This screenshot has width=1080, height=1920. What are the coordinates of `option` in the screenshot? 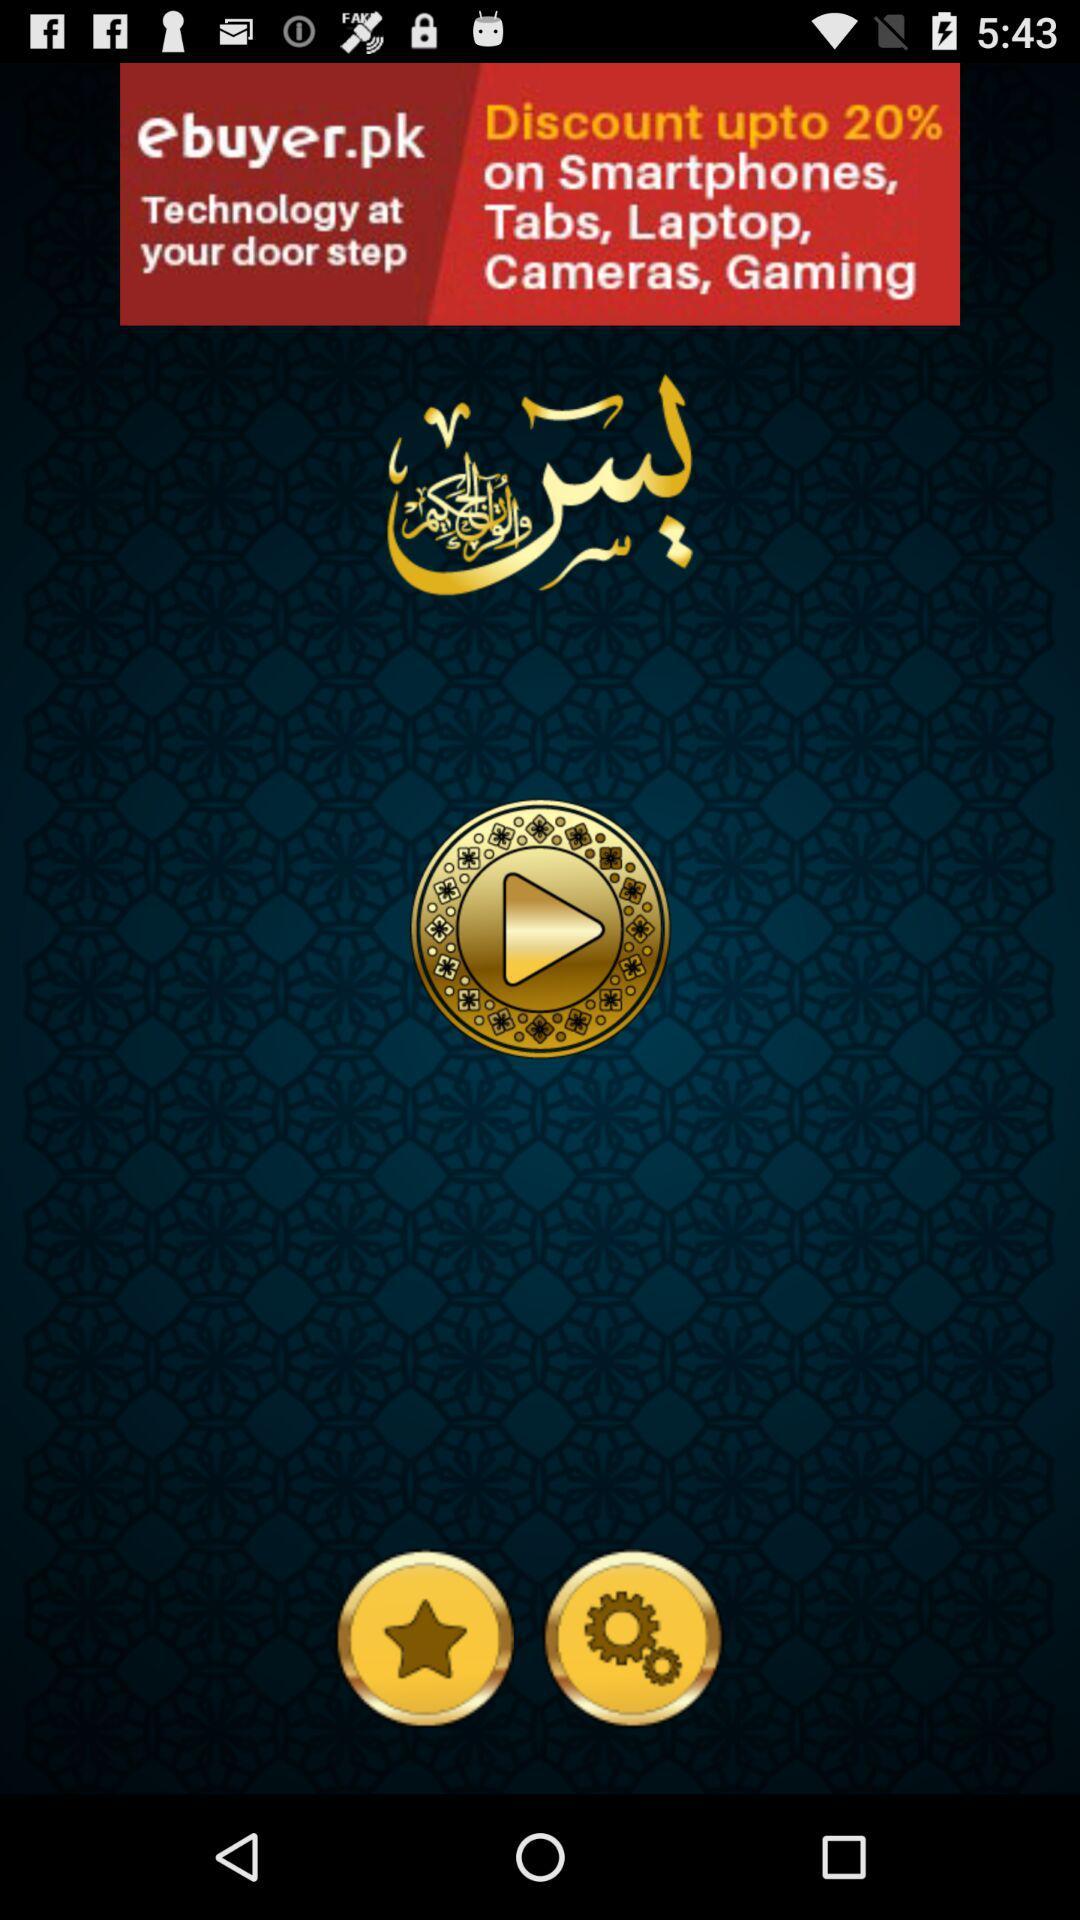 It's located at (540, 927).